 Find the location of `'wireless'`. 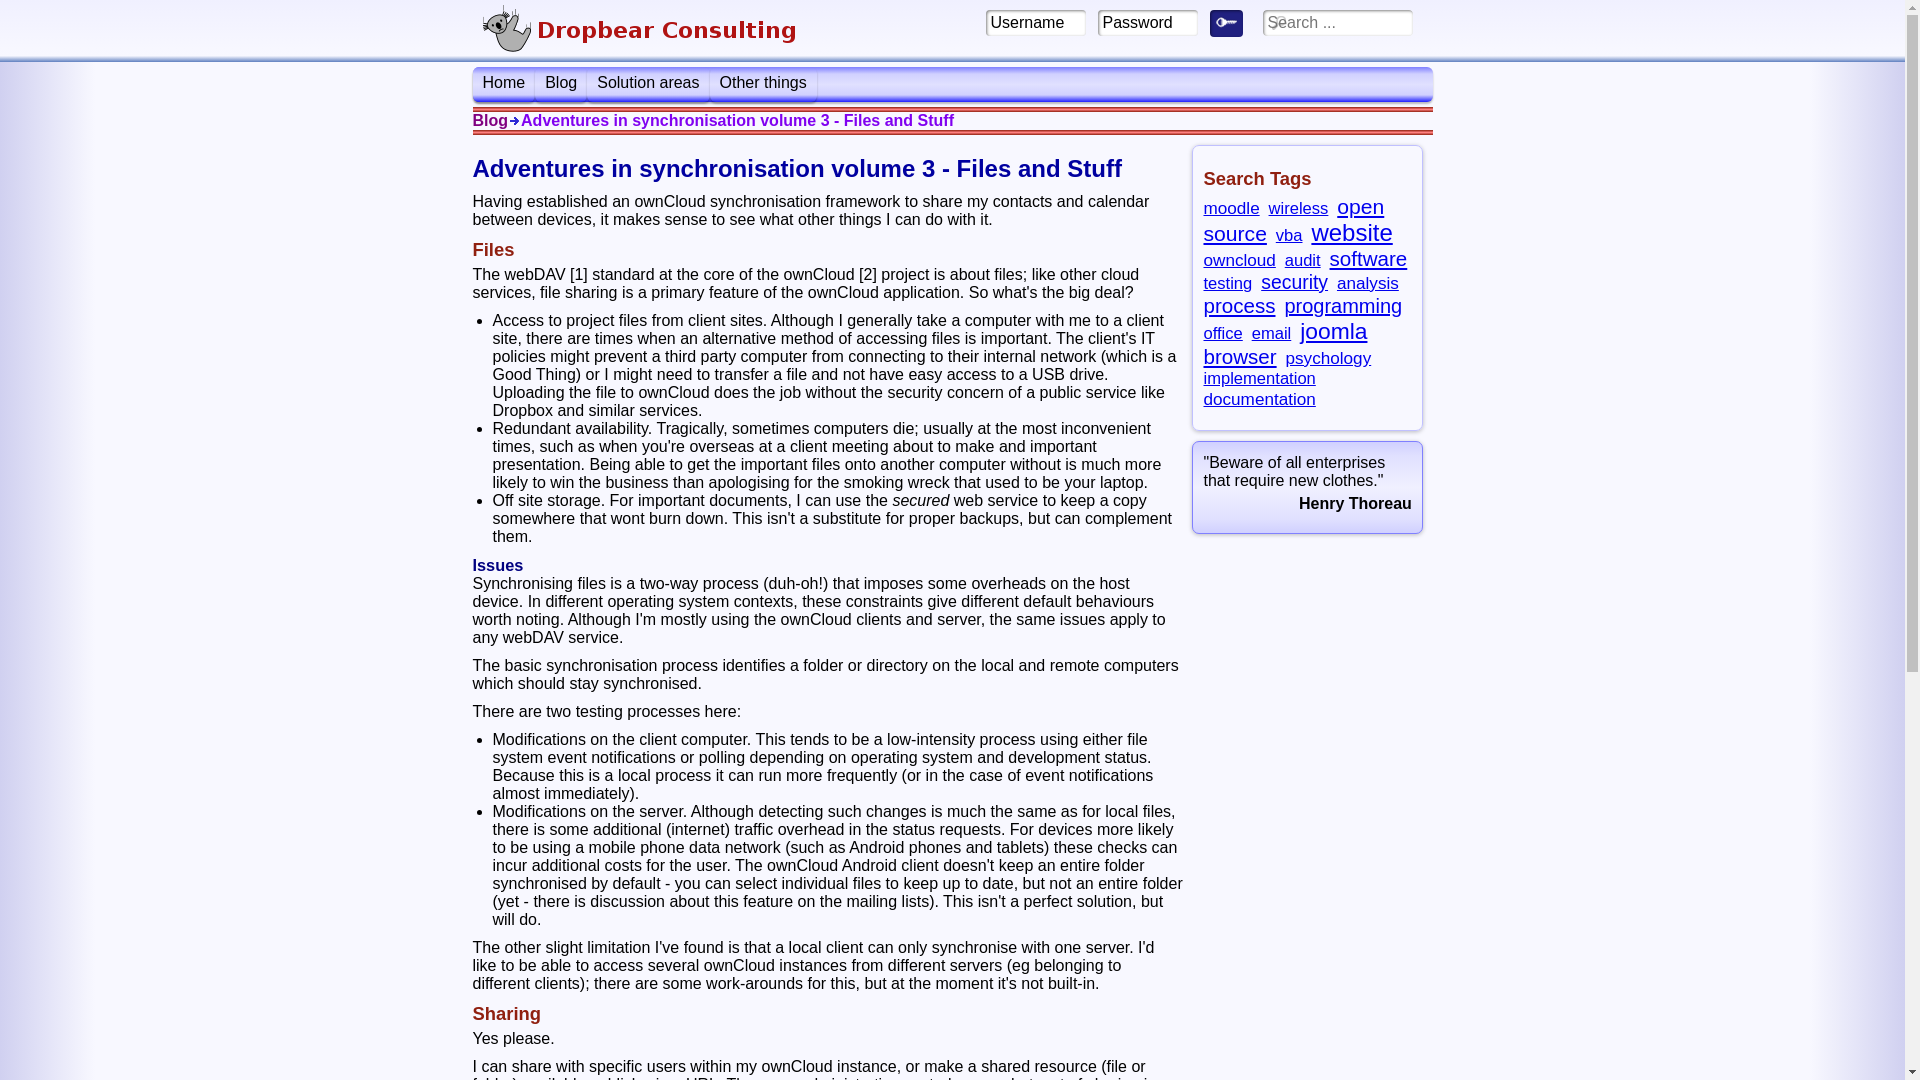

'wireless' is located at coordinates (1299, 208).